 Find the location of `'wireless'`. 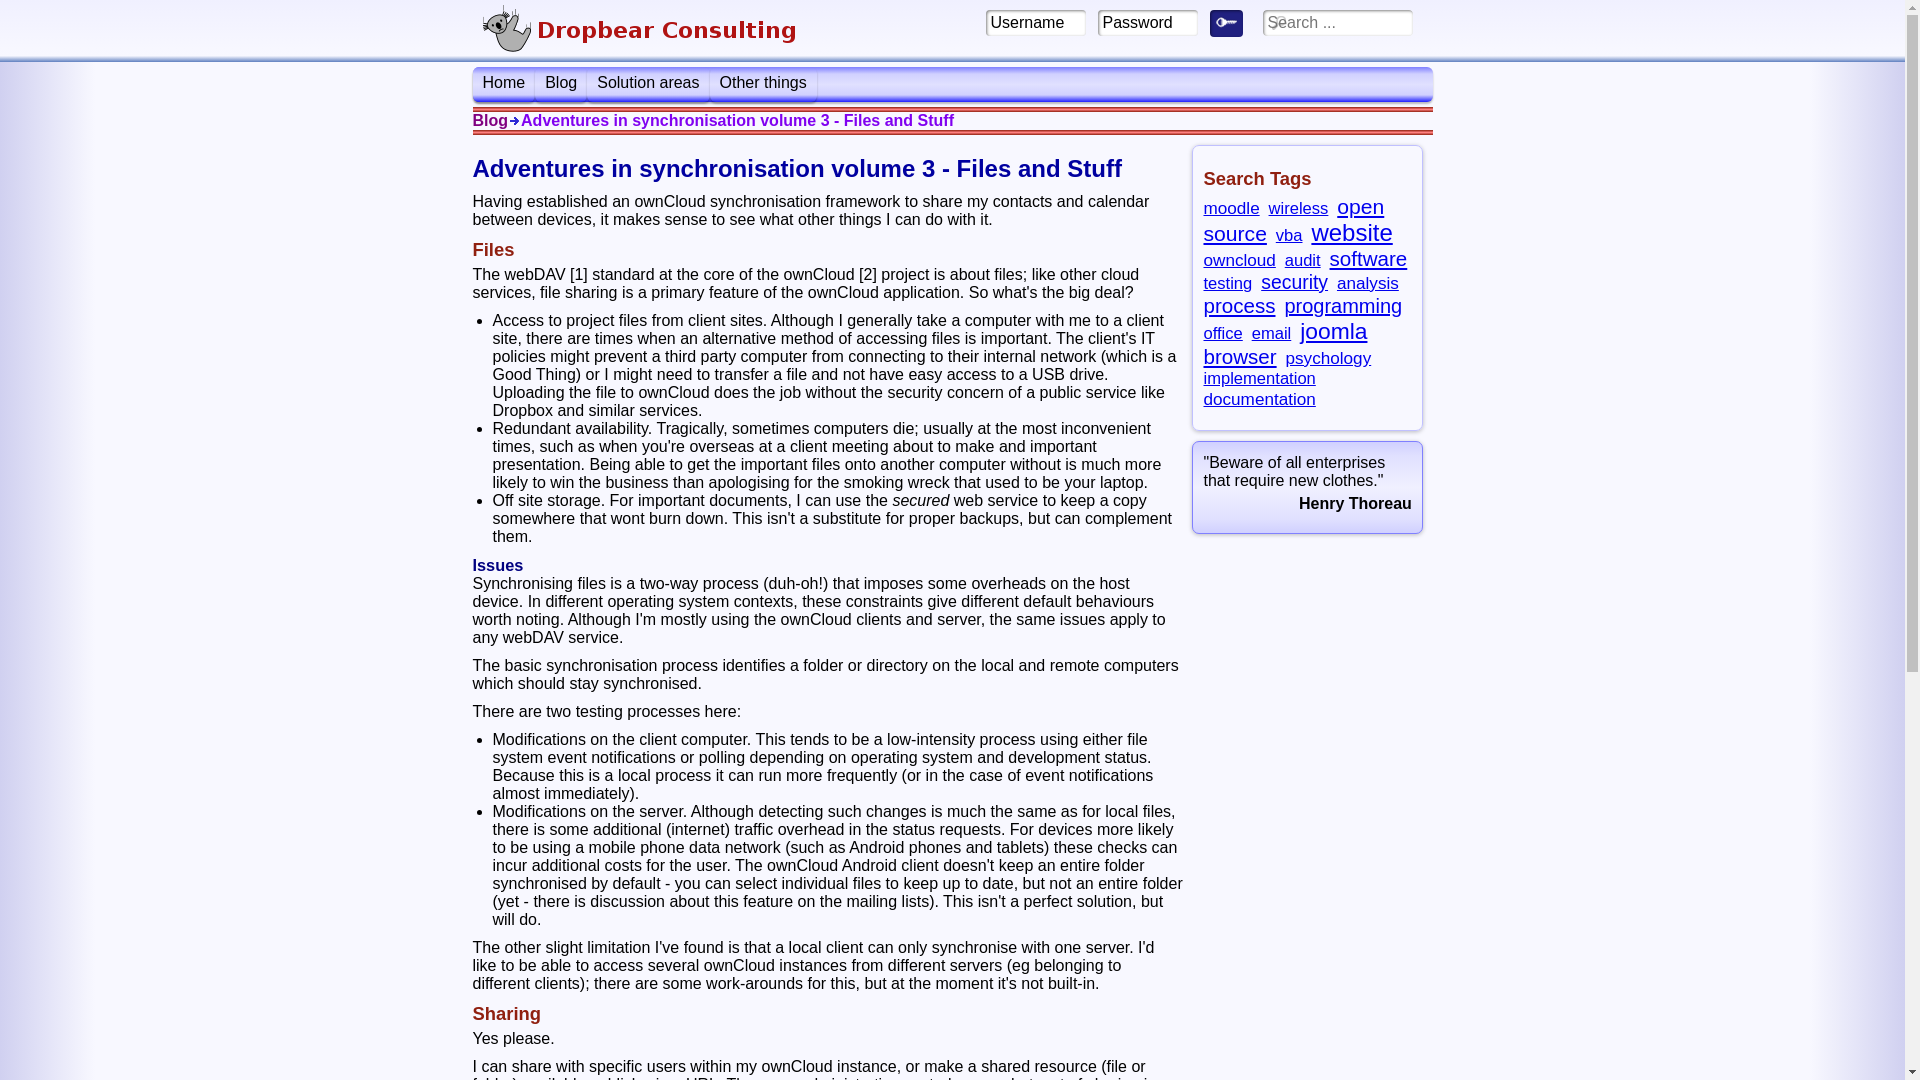

'wireless' is located at coordinates (1299, 208).